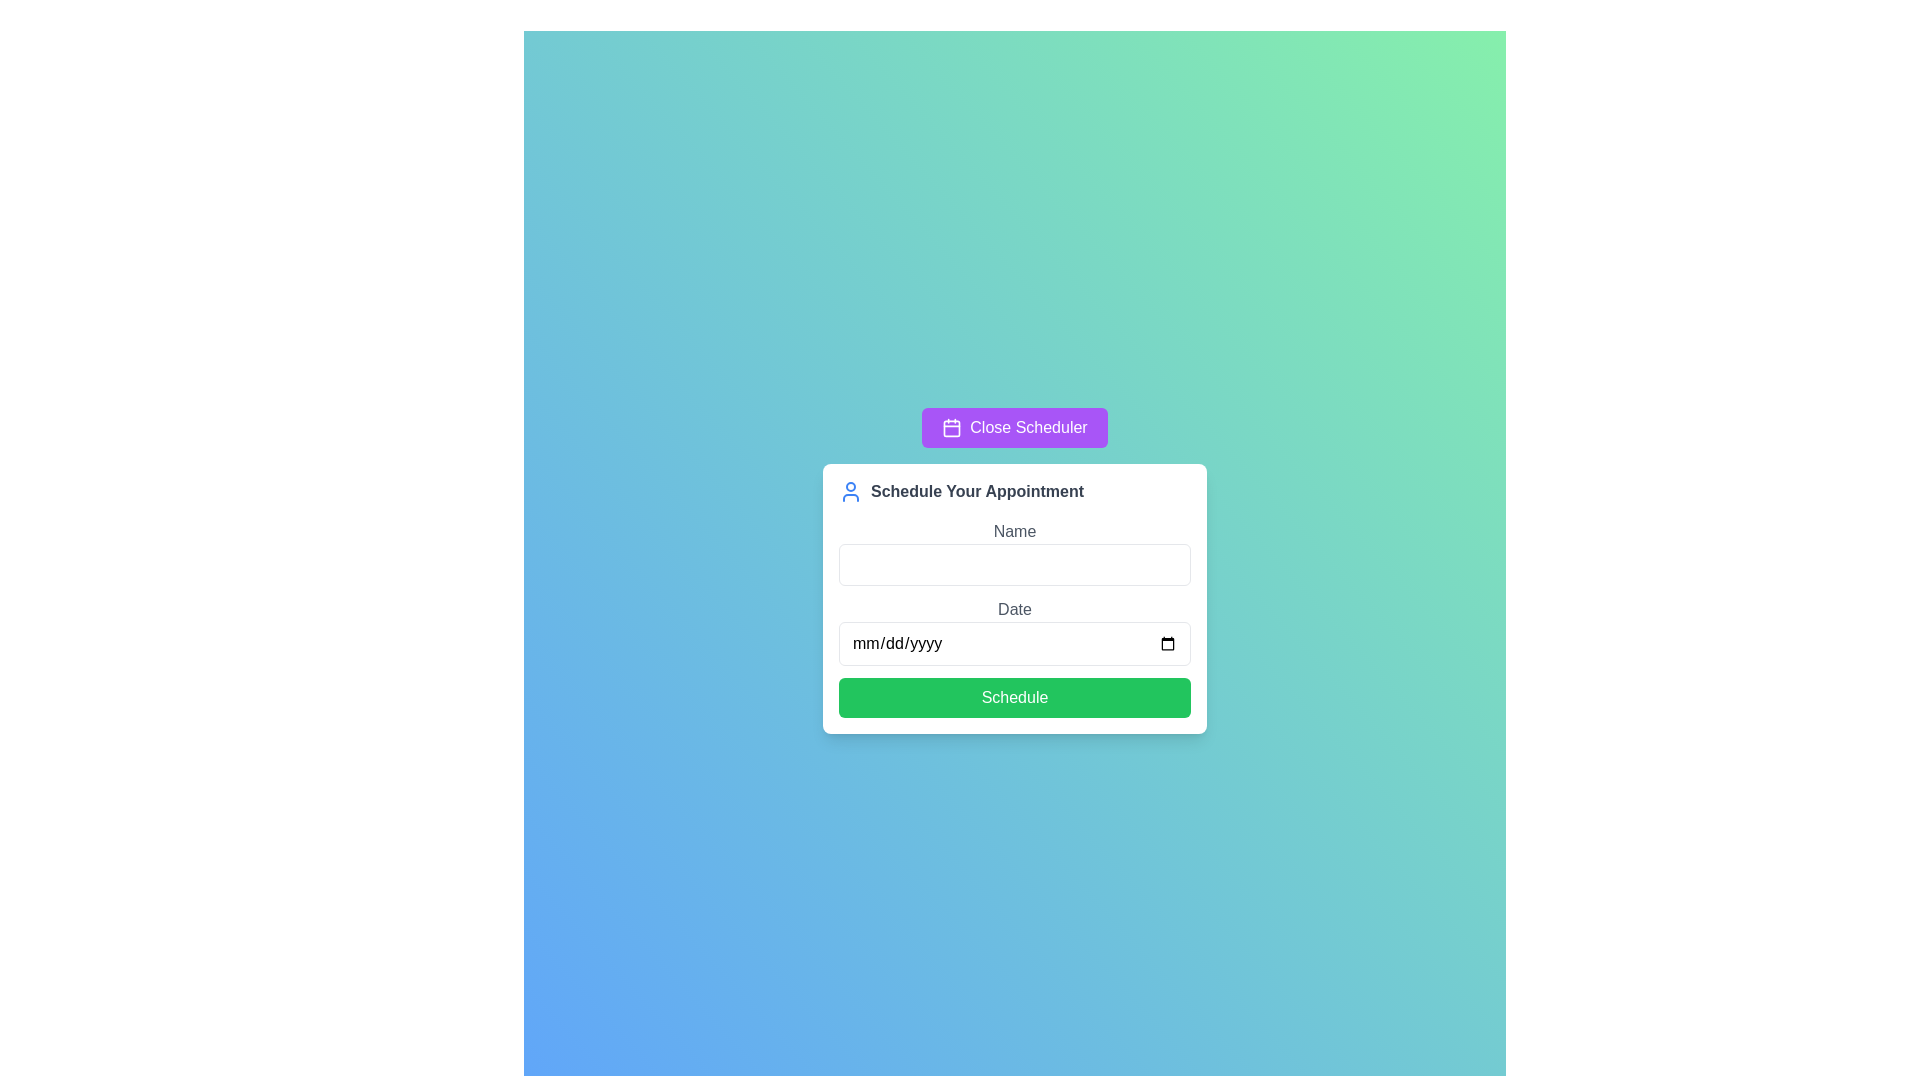 The image size is (1920, 1080). Describe the element at coordinates (951, 427) in the screenshot. I see `the decorative SVG Rectangle element inside the calendar icon, positioned near the text 'Close Scheduler'` at that location.